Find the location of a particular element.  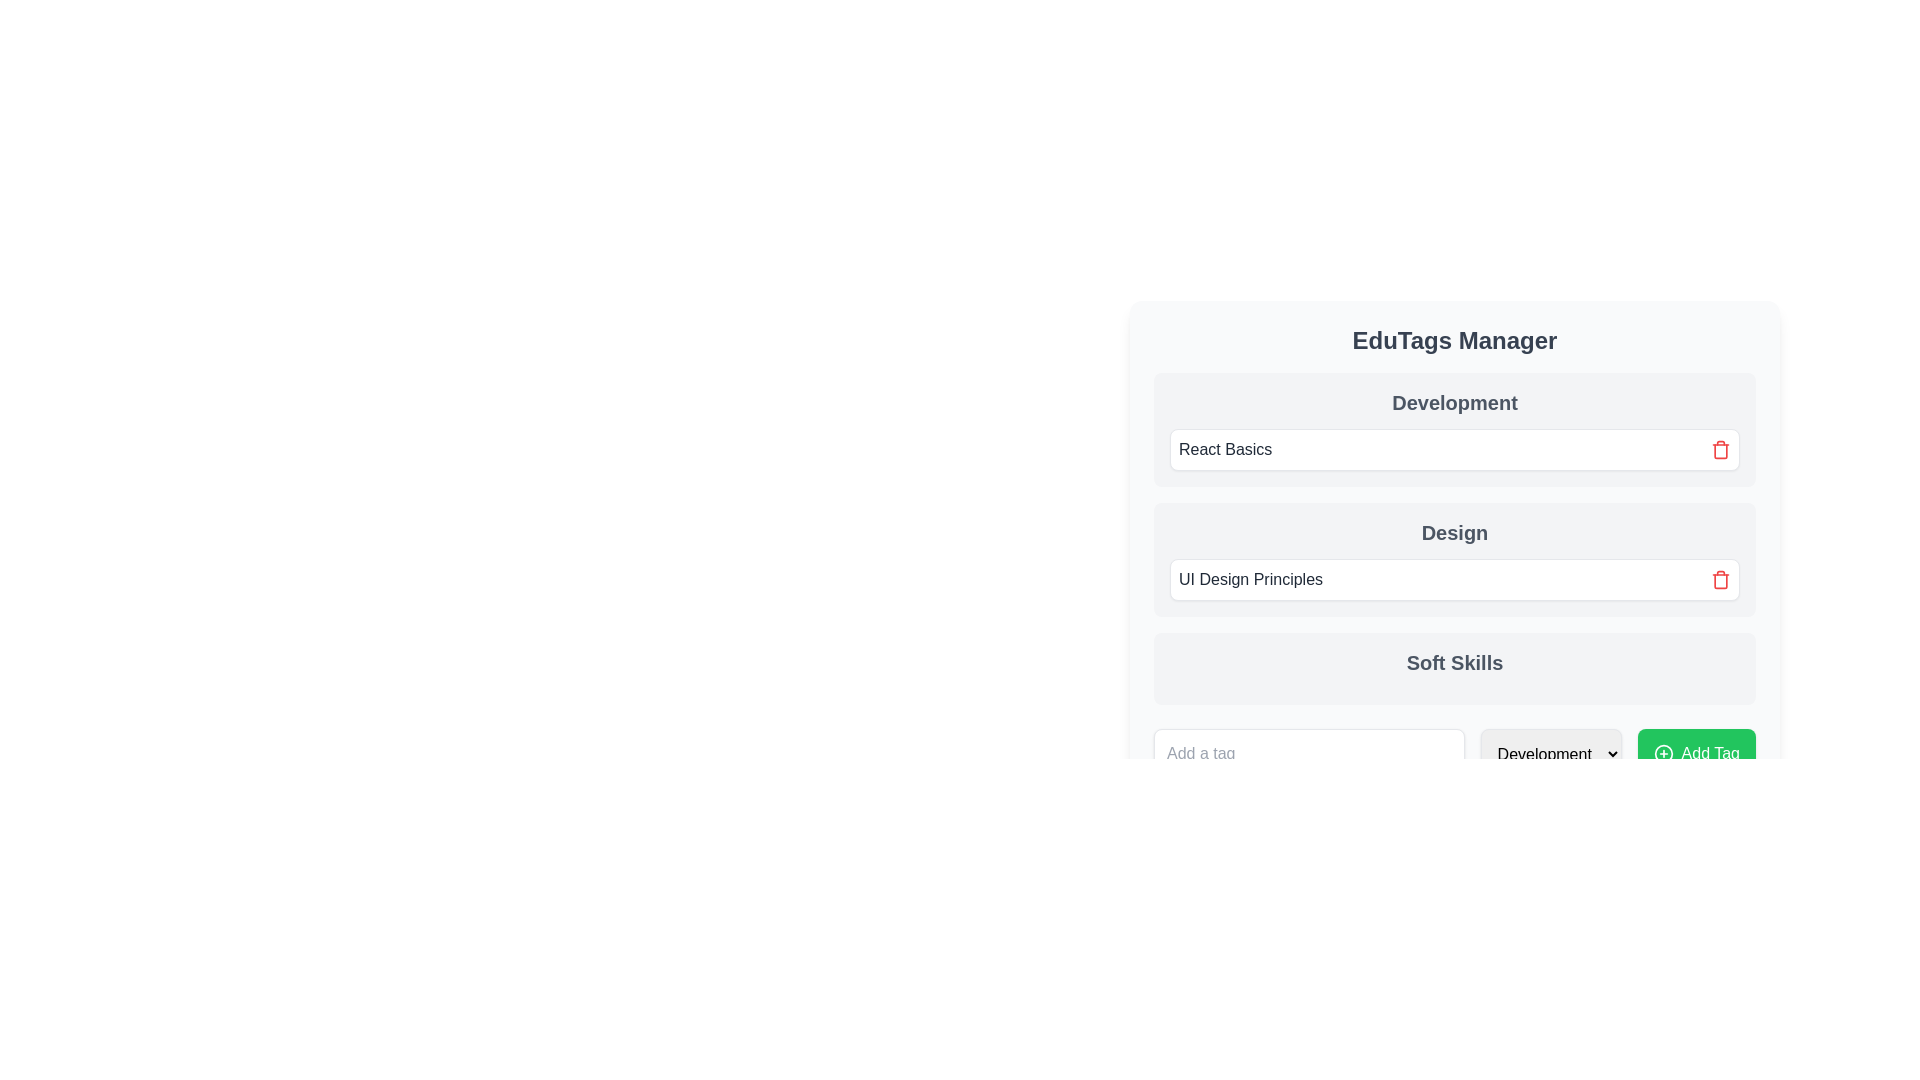

the 'Design' text label header, which categorizes the content between 'Development' and 'Soft Skills' in the 'EduTags Manager' interface is located at coordinates (1454, 516).